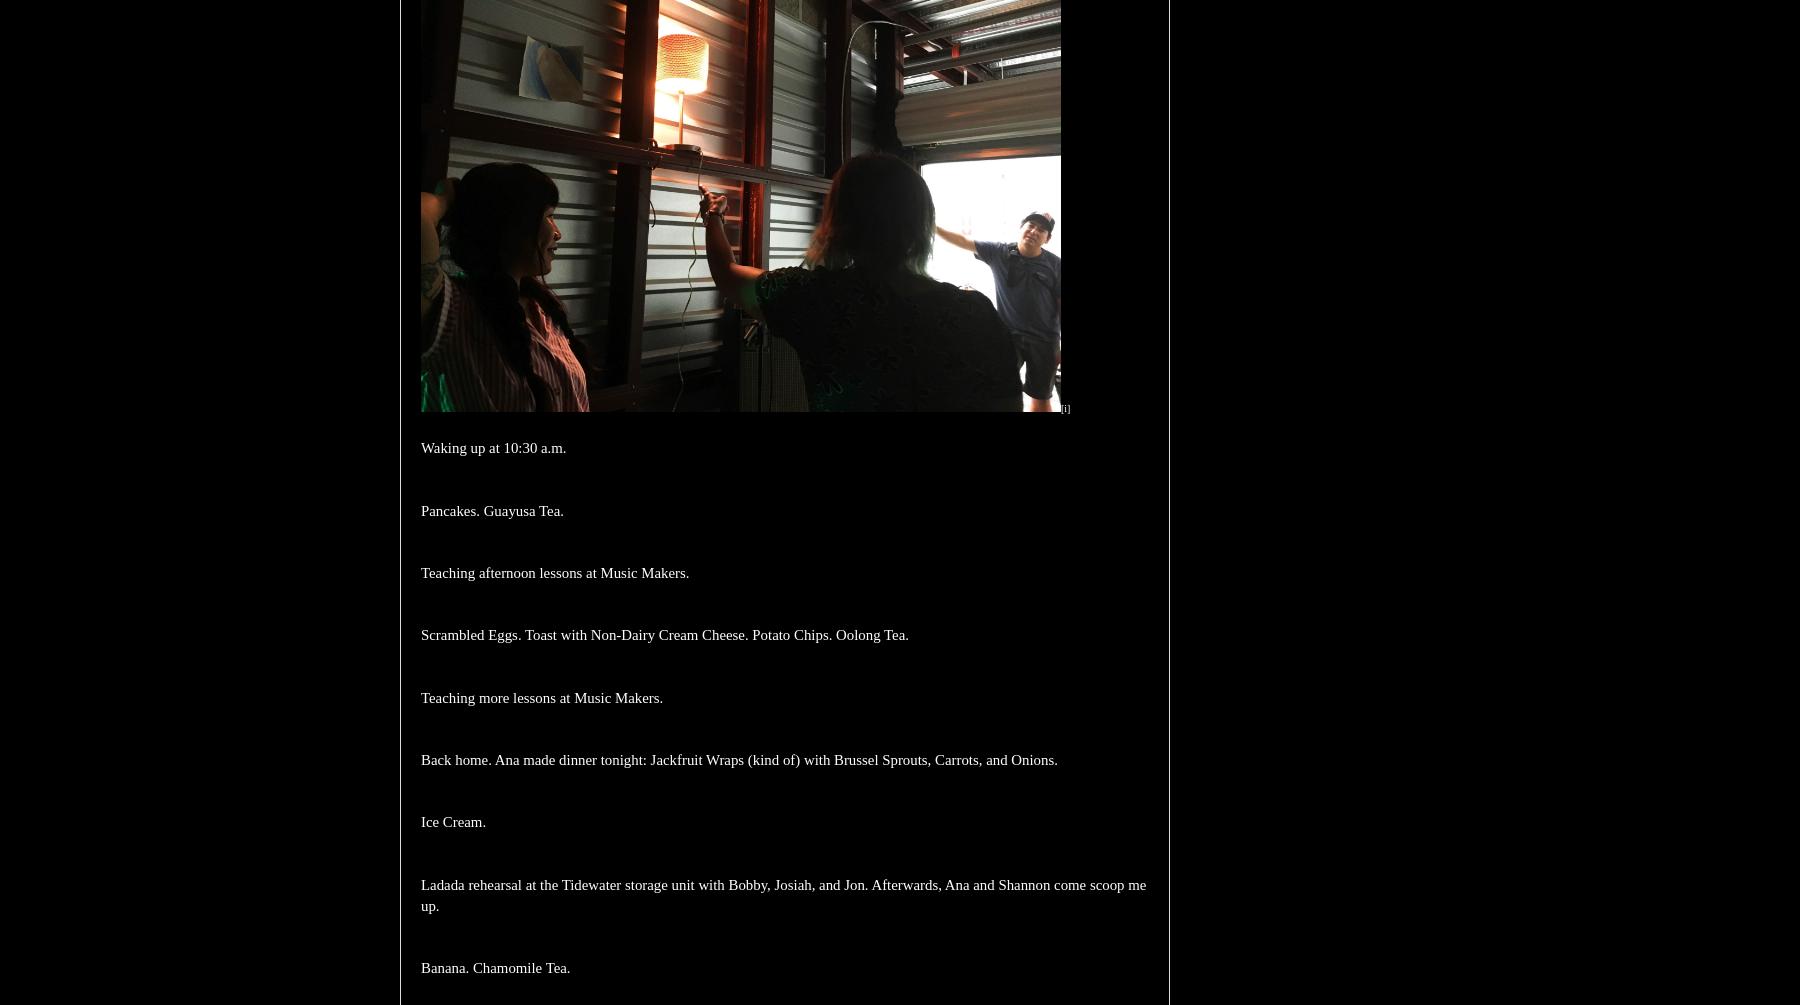 The width and height of the screenshot is (1800, 1005). What do you see at coordinates (664, 633) in the screenshot?
I see `'Scrambled Eggs. Toast with Non-Dairy Cream Cheese. Potato Chips. Oolong Tea.'` at bounding box center [664, 633].